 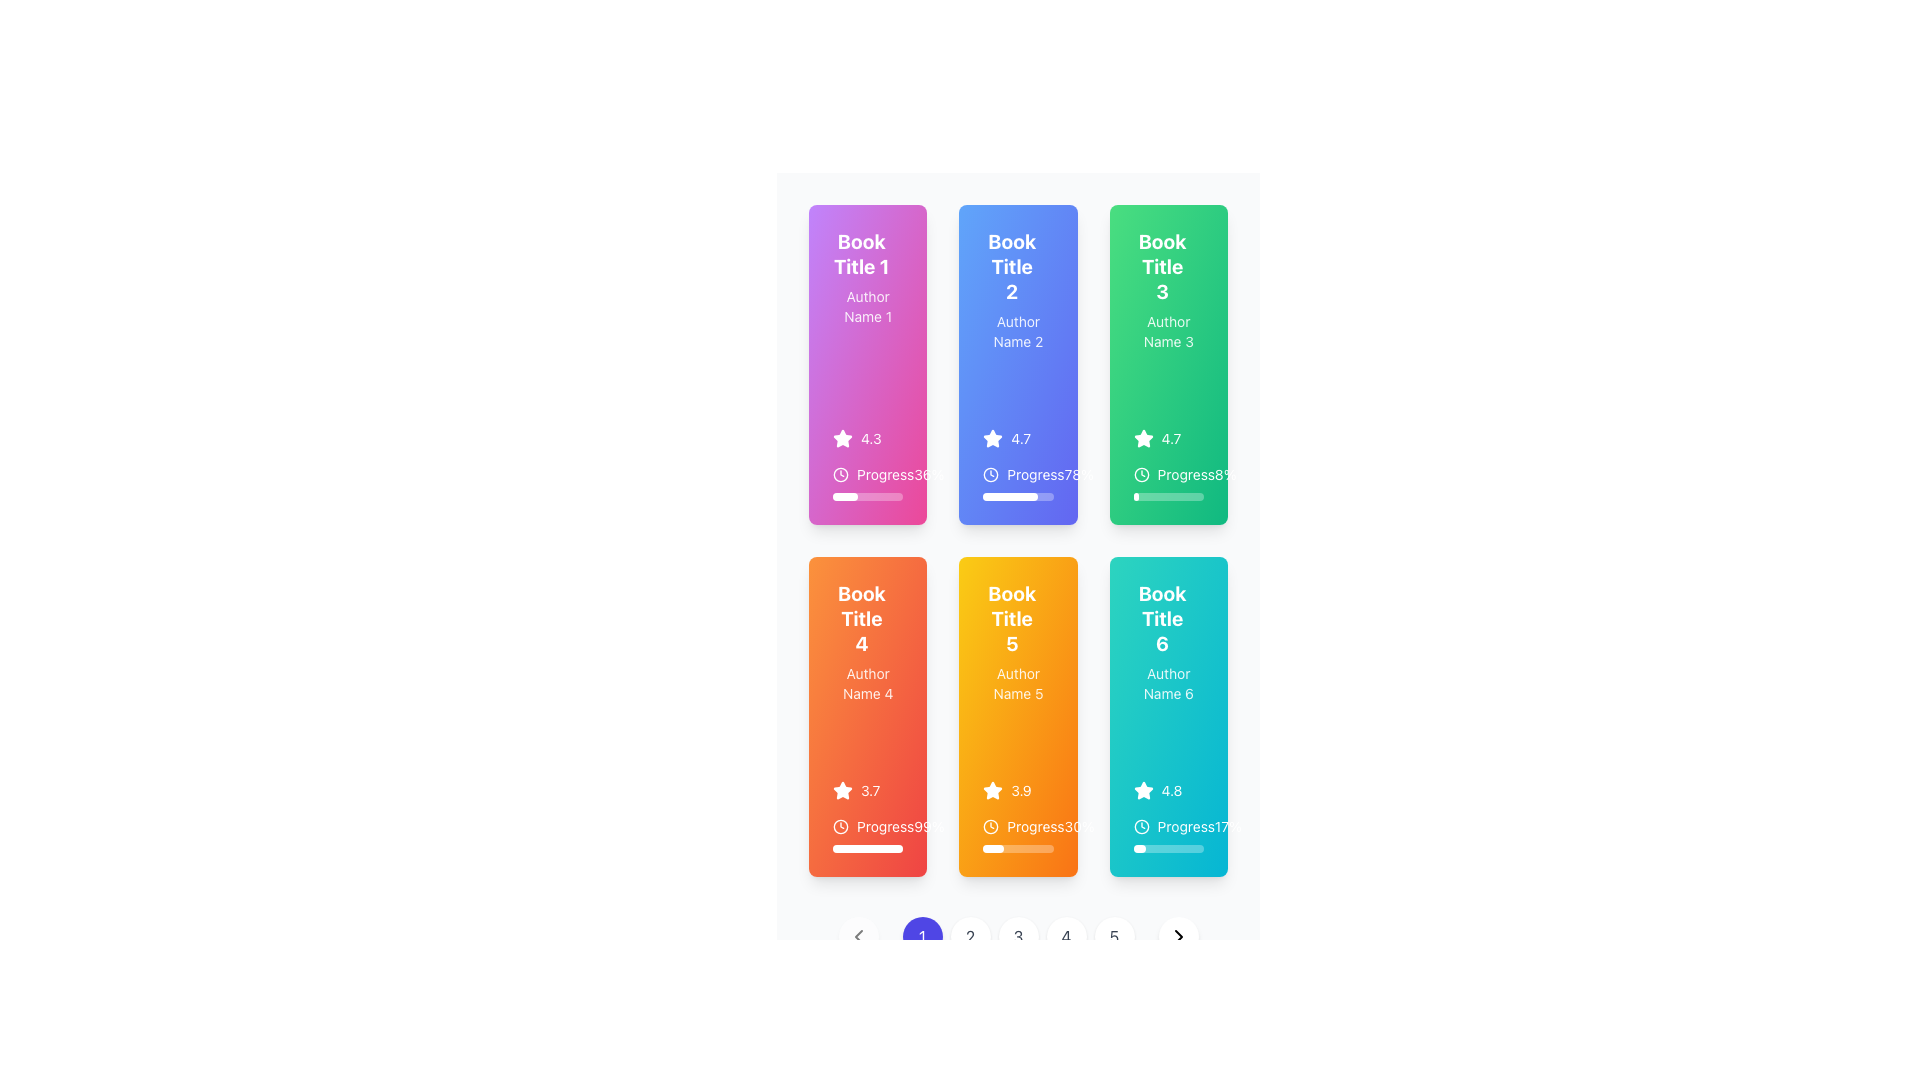 I want to click on the 'Progress' label displayed in white sans-serif font against a pink background, located beneath the text '4.3' and adjacent to a clock icon, so click(x=884, y=474).